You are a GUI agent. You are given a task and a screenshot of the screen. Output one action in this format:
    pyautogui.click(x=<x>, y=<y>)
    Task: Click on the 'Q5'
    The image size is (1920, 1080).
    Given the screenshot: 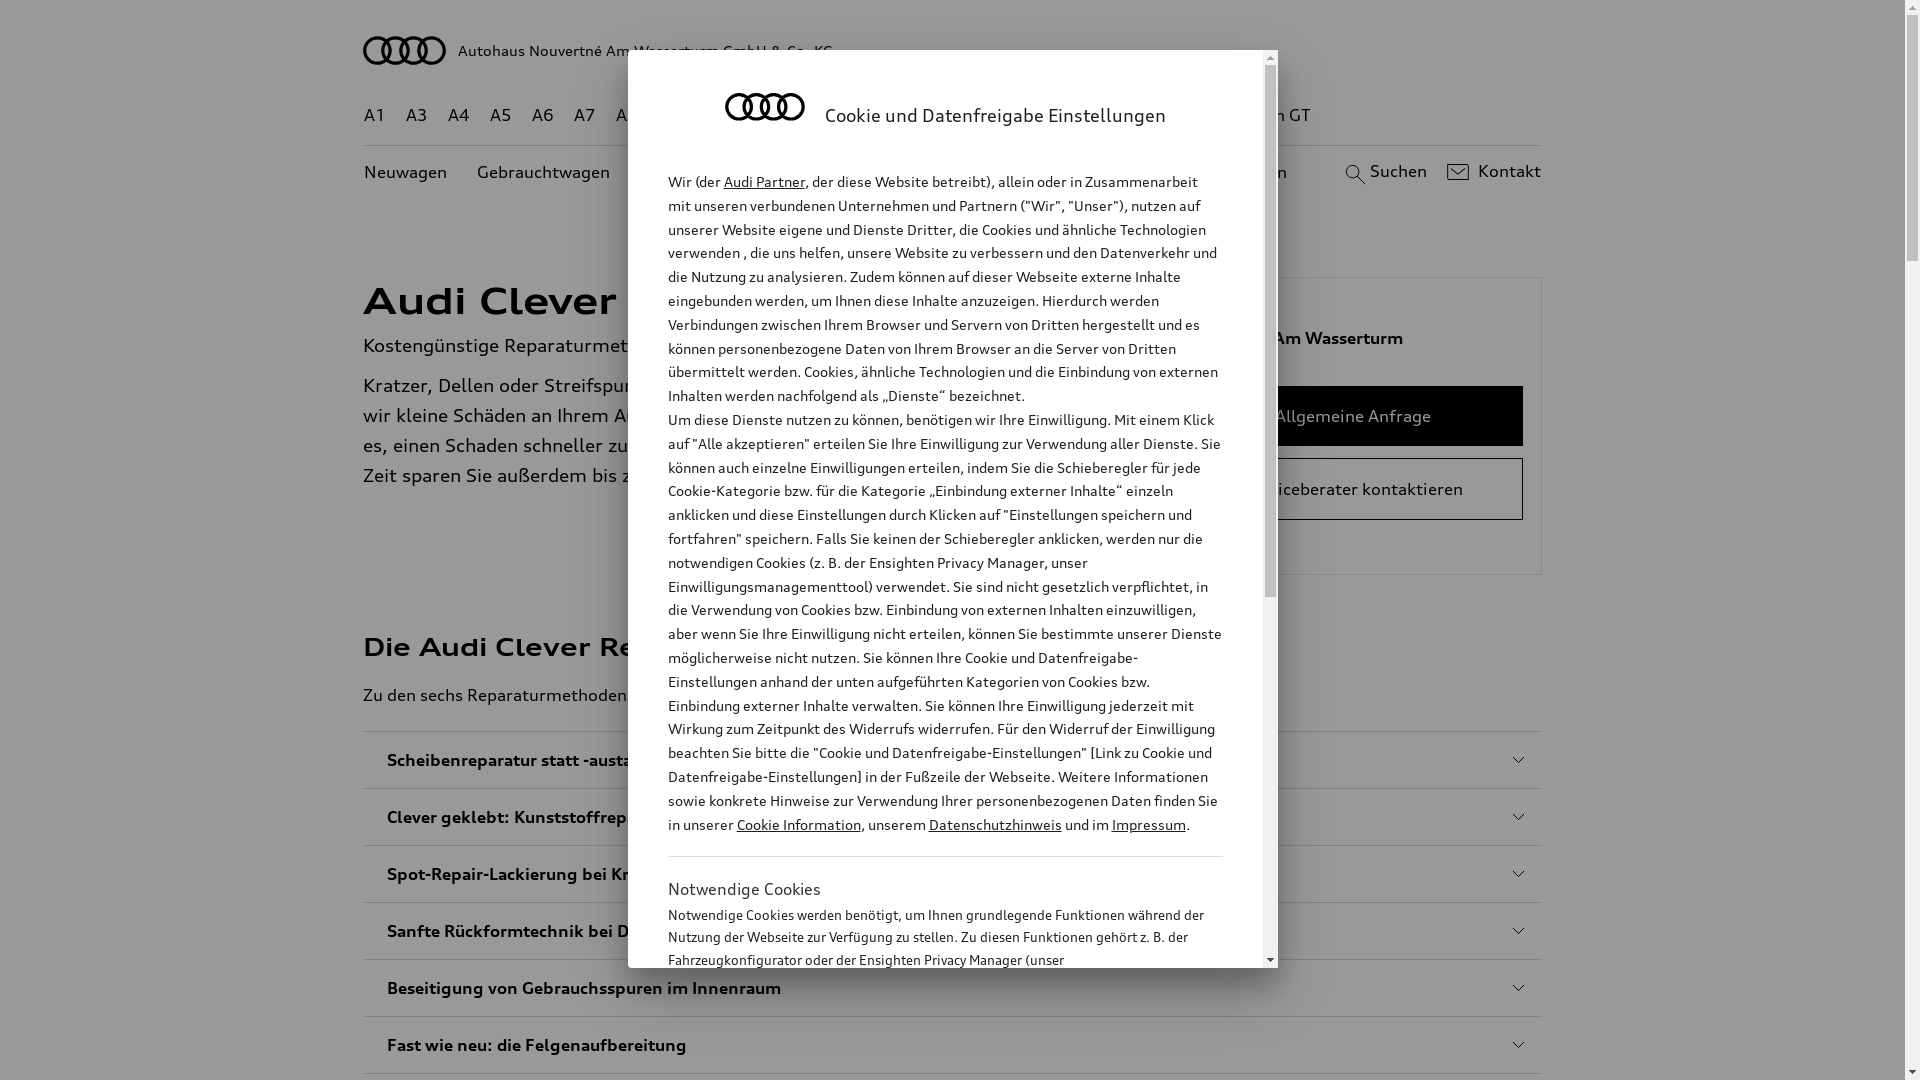 What is the action you would take?
    pyautogui.click(x=851, y=115)
    